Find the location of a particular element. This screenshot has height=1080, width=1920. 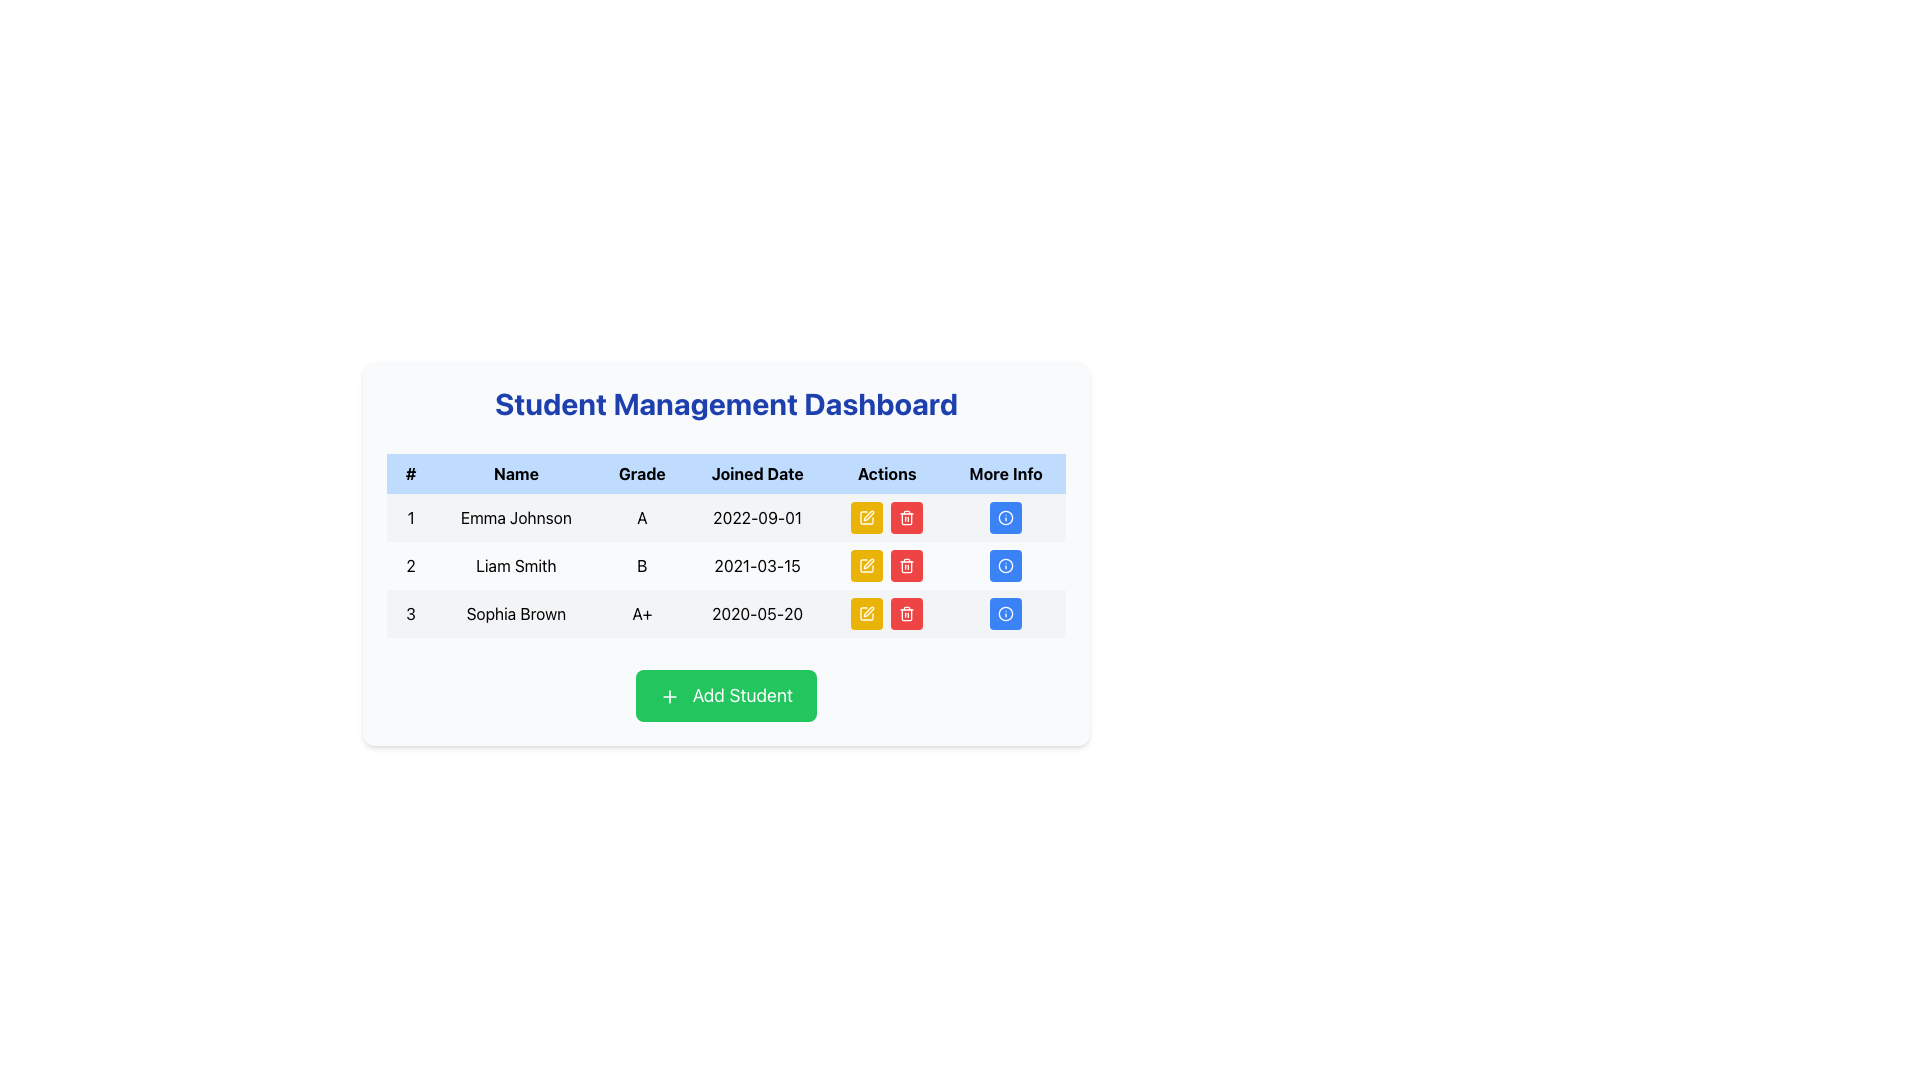

the yellow 'Edit' button with a pen icon located in the Actions column of the third row associated with Sophia Brown is located at coordinates (886, 612).